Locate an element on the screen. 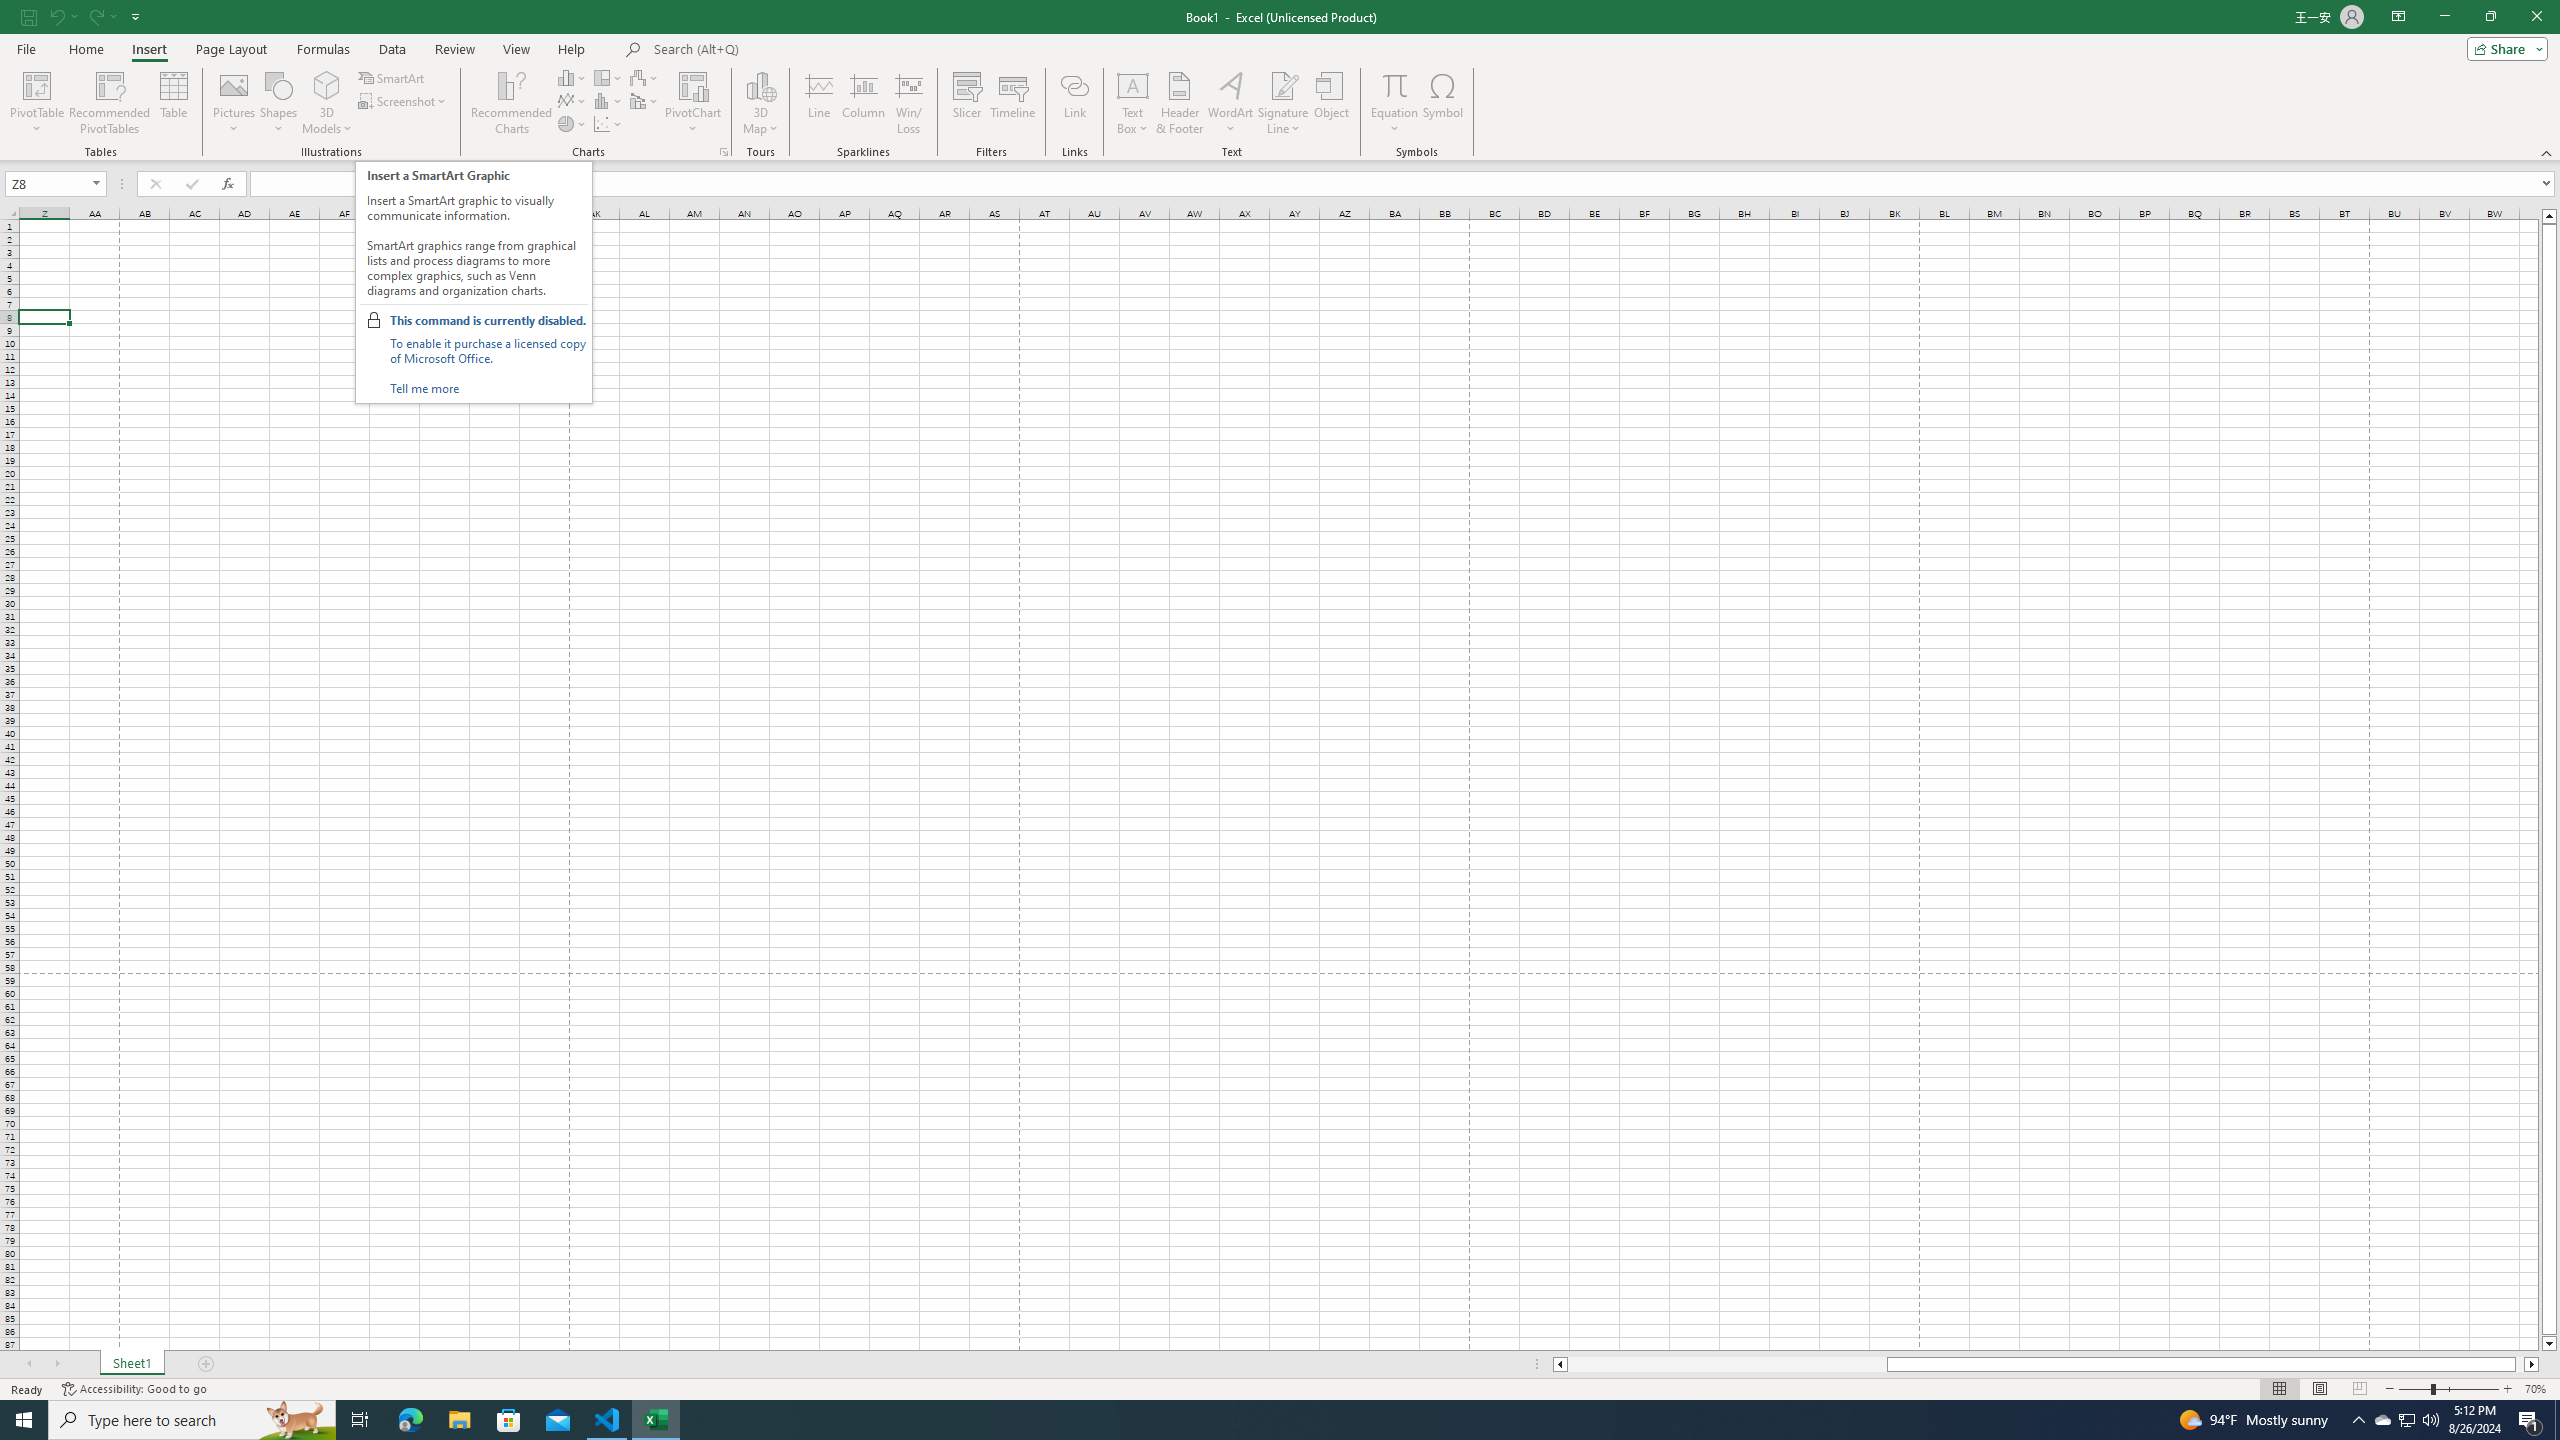 The width and height of the screenshot is (2560, 1440). 'PivotTable' is located at coordinates (36, 84).